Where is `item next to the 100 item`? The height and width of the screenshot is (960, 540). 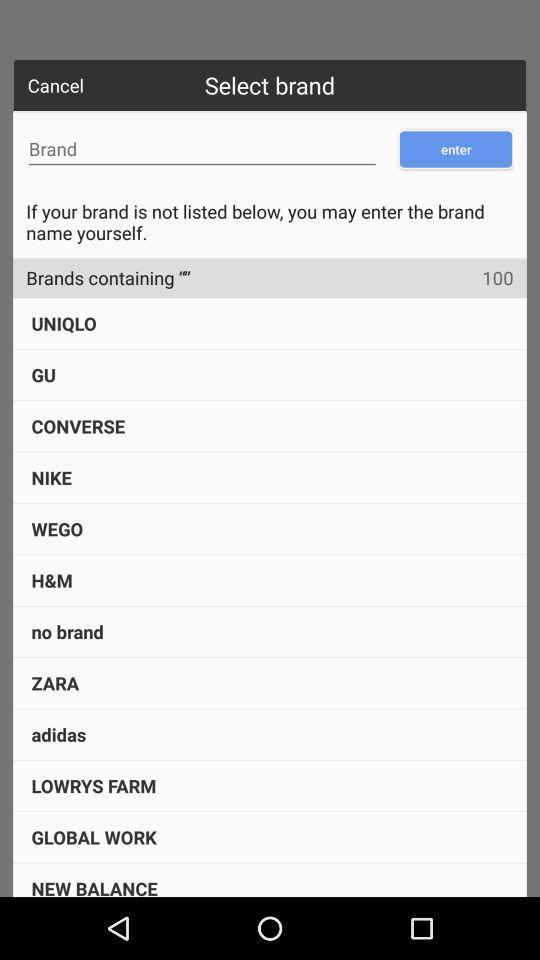 item next to the 100 item is located at coordinates (100, 276).